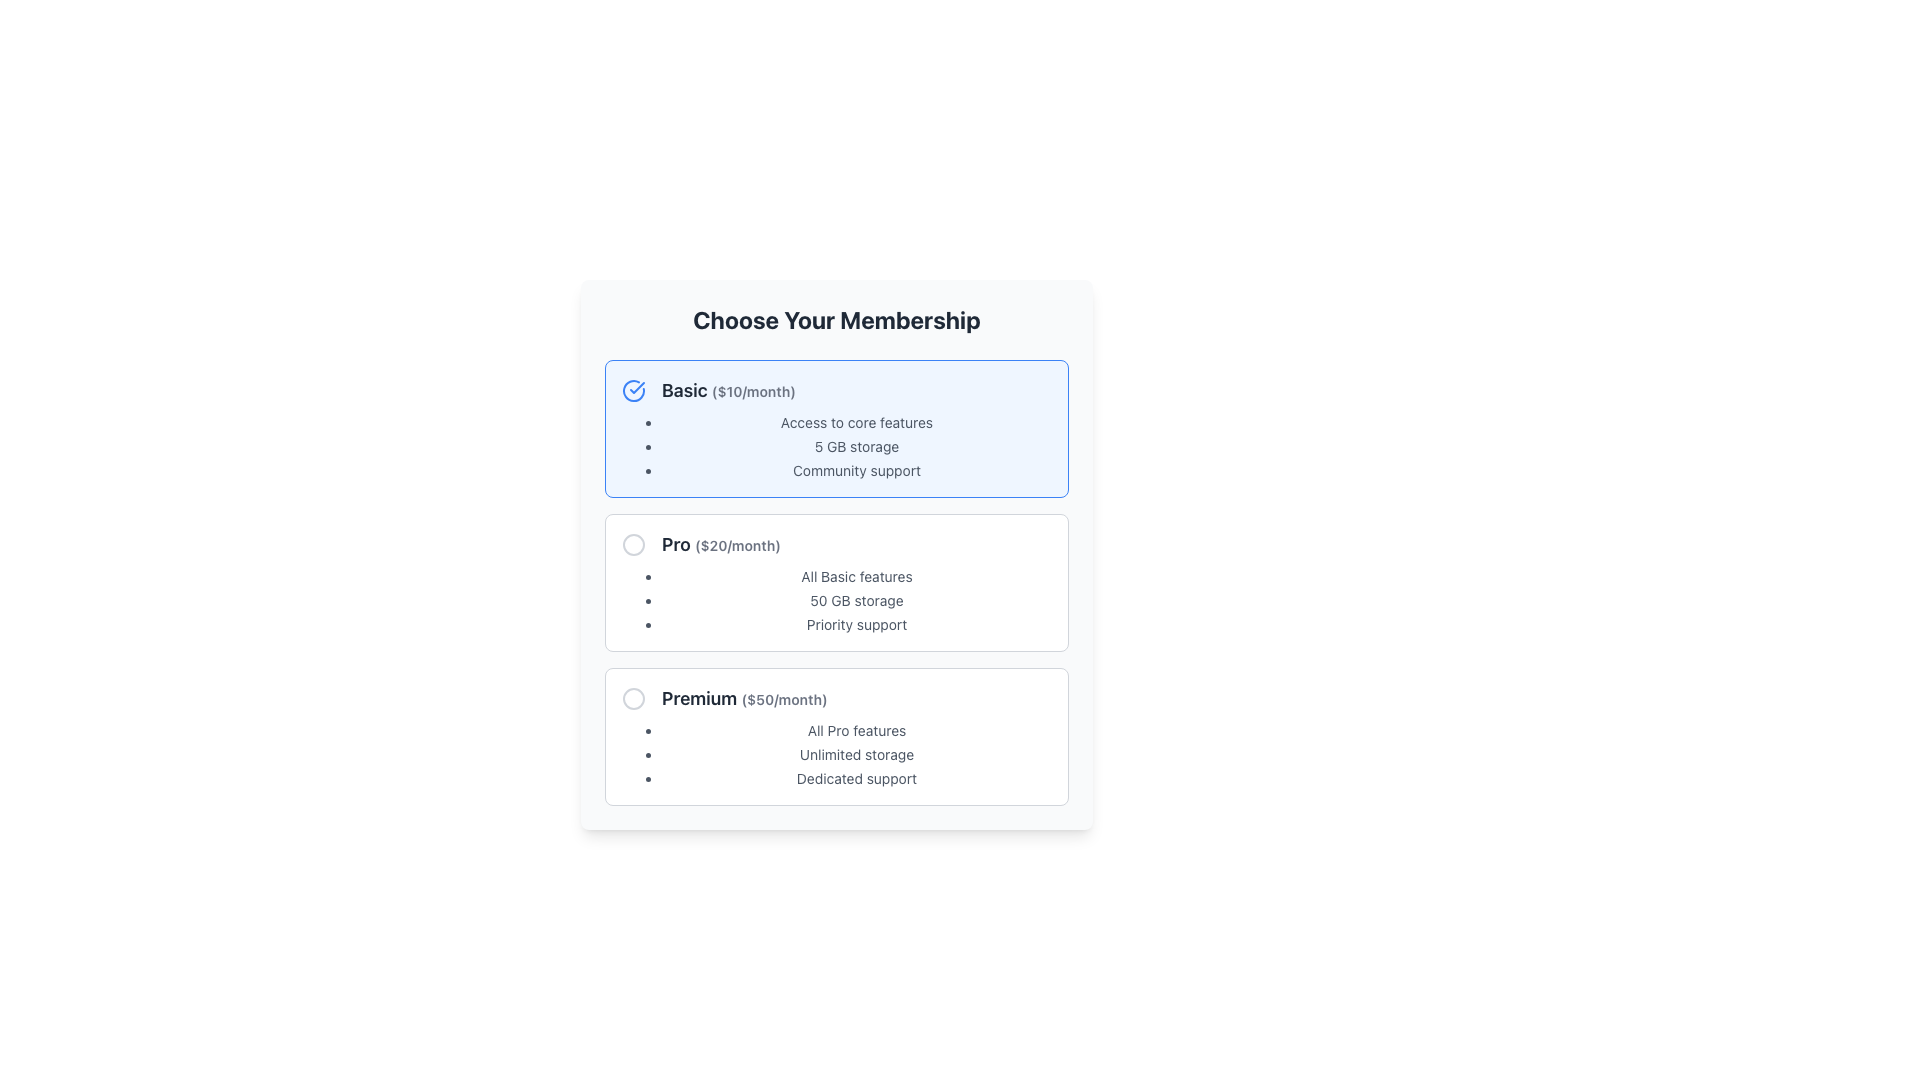 This screenshot has height=1080, width=1920. I want to click on the checkmark icon indicating the selection of the 'Basic' membership option in the membership selection panel, so click(636, 388).